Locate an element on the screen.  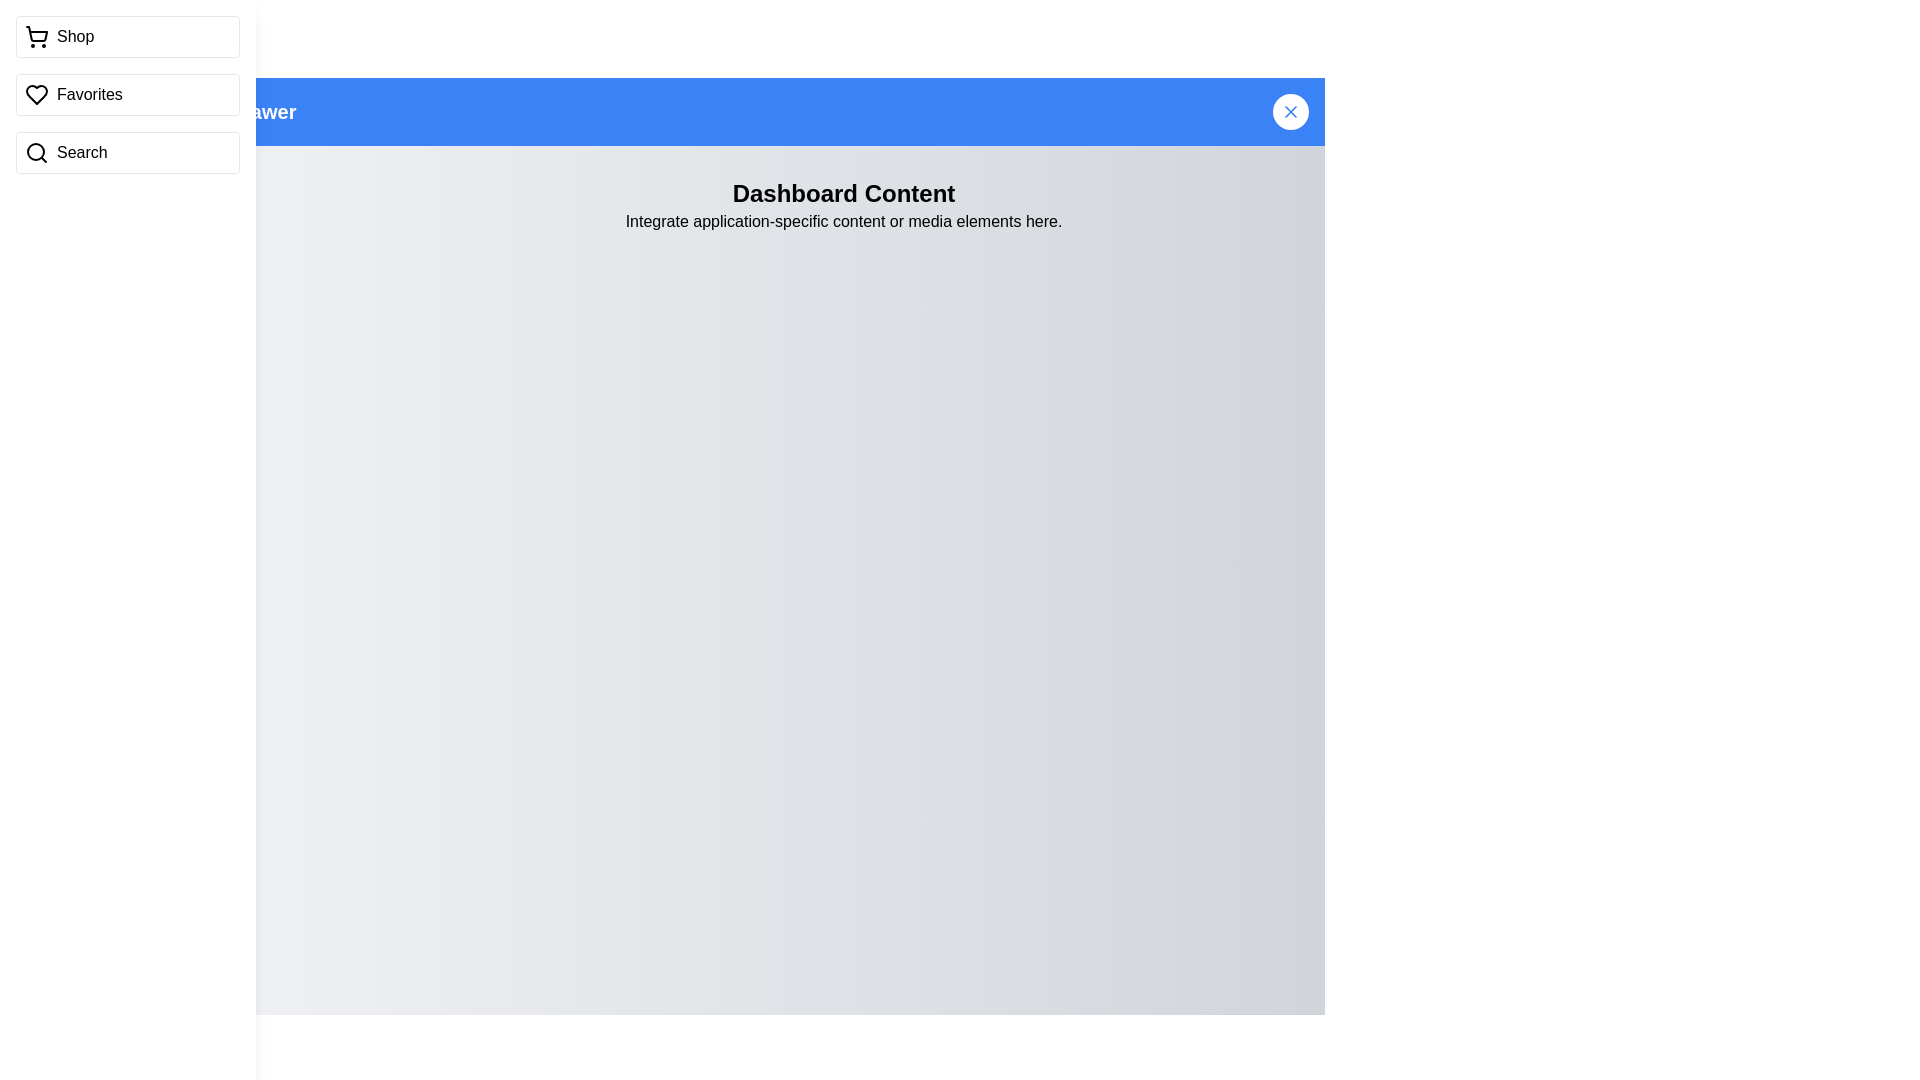
the blue and white 'X' icon located in the top-right corner of the interface is located at coordinates (1291, 111).